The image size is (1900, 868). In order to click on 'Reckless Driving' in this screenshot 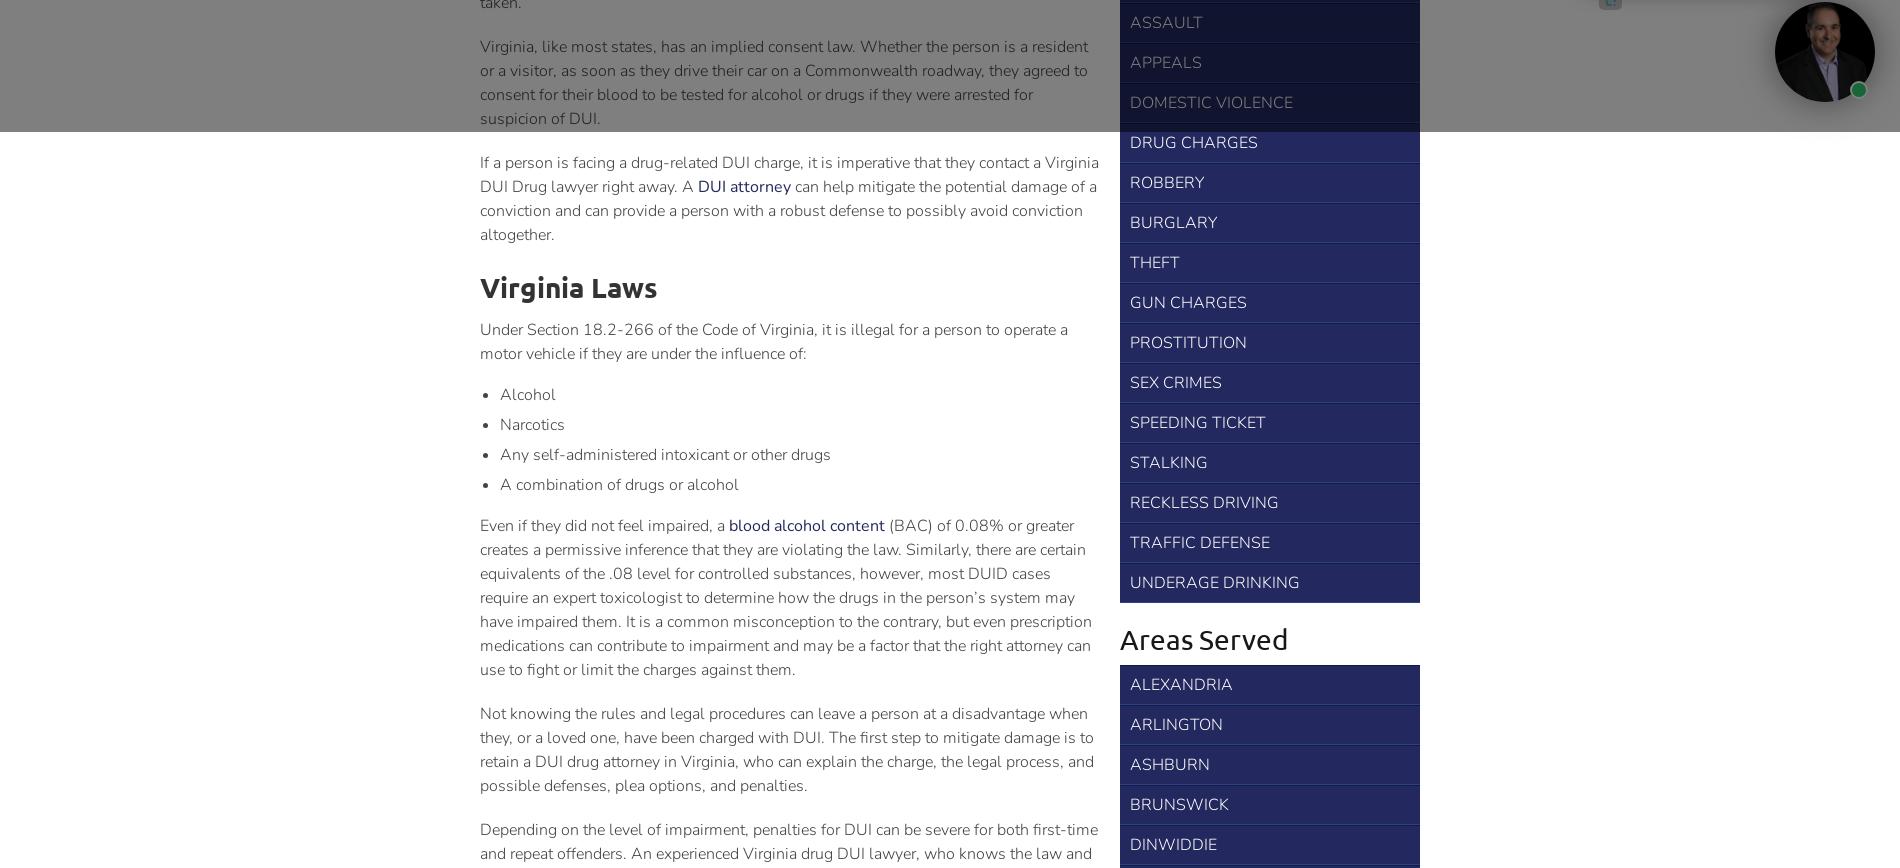, I will do `click(1203, 502)`.